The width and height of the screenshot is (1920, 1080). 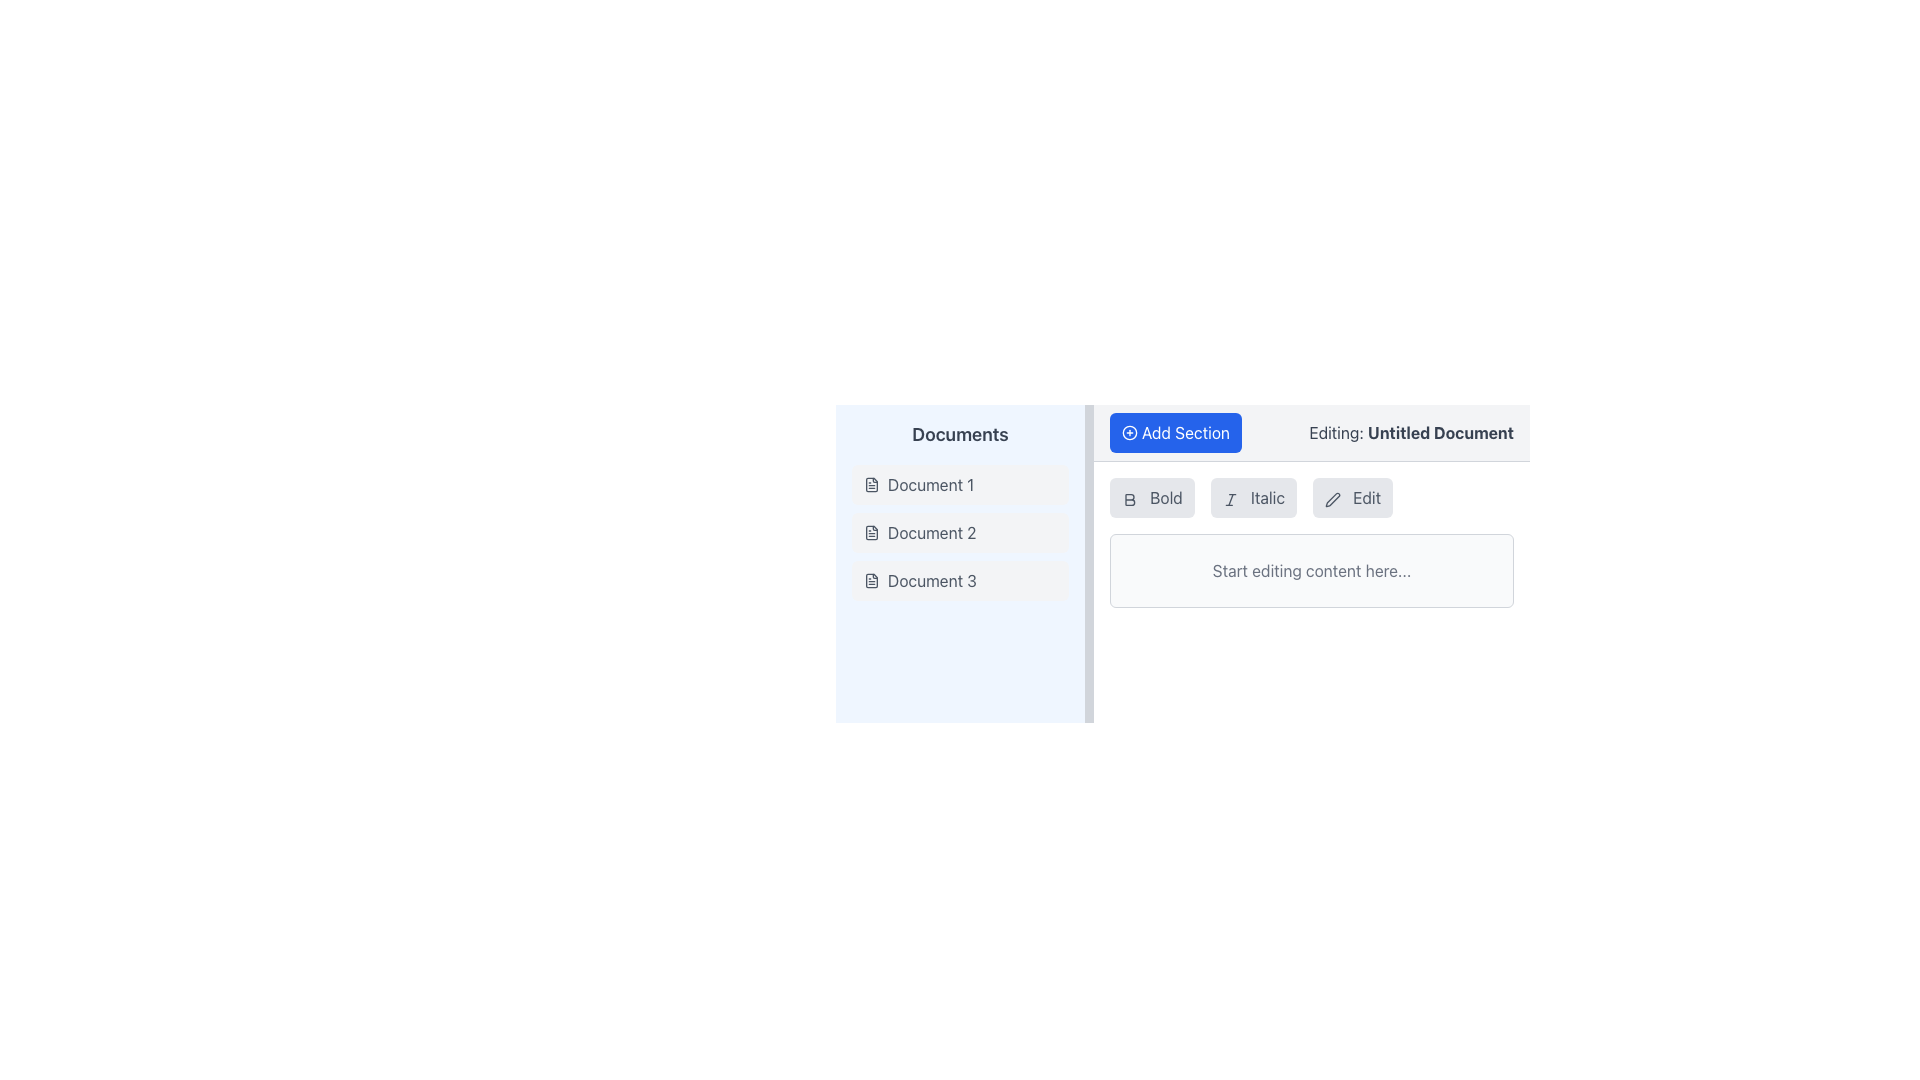 What do you see at coordinates (1311, 570) in the screenshot?
I see `the Text Label displaying the placeholder text 'Start editing content here...' which is located in a rounded box below the buttons labeled 'Bold,' 'Italic,' and 'Edit.'` at bounding box center [1311, 570].